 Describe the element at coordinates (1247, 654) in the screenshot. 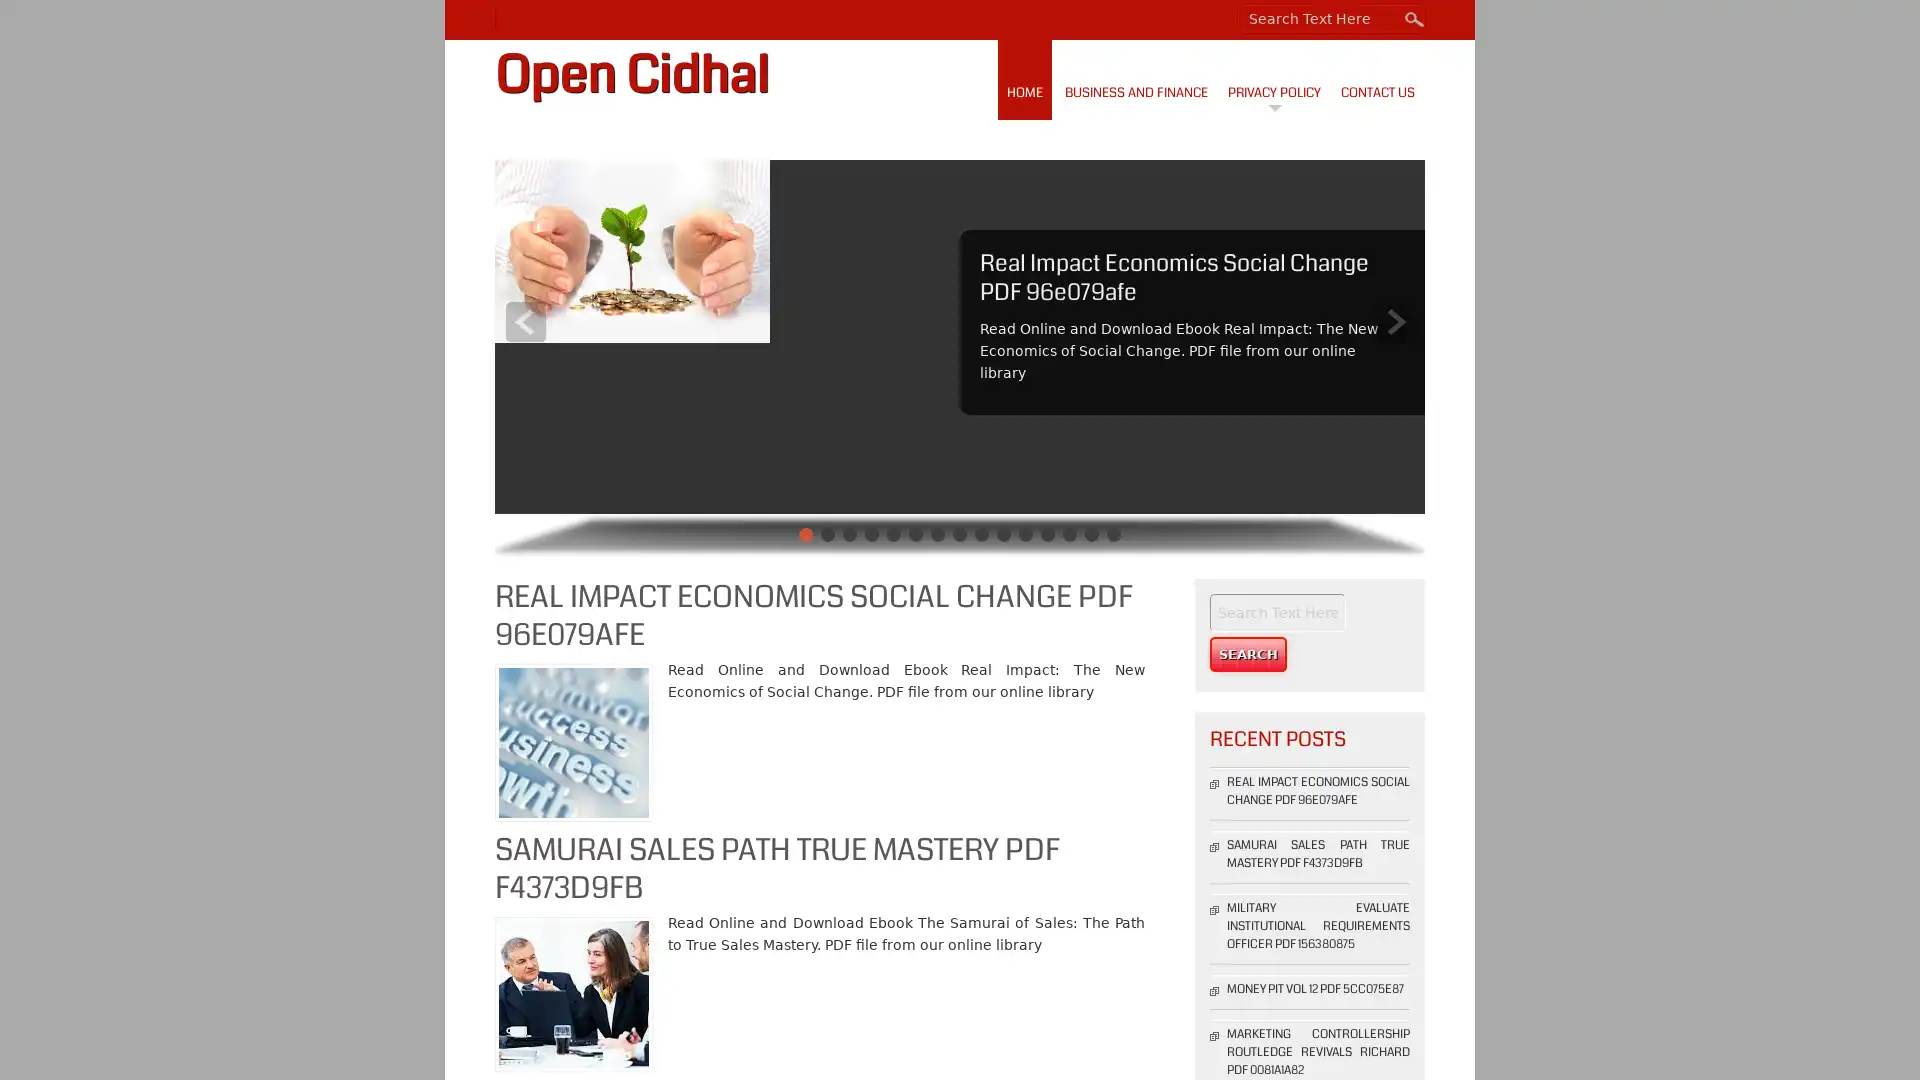

I see `Search` at that location.